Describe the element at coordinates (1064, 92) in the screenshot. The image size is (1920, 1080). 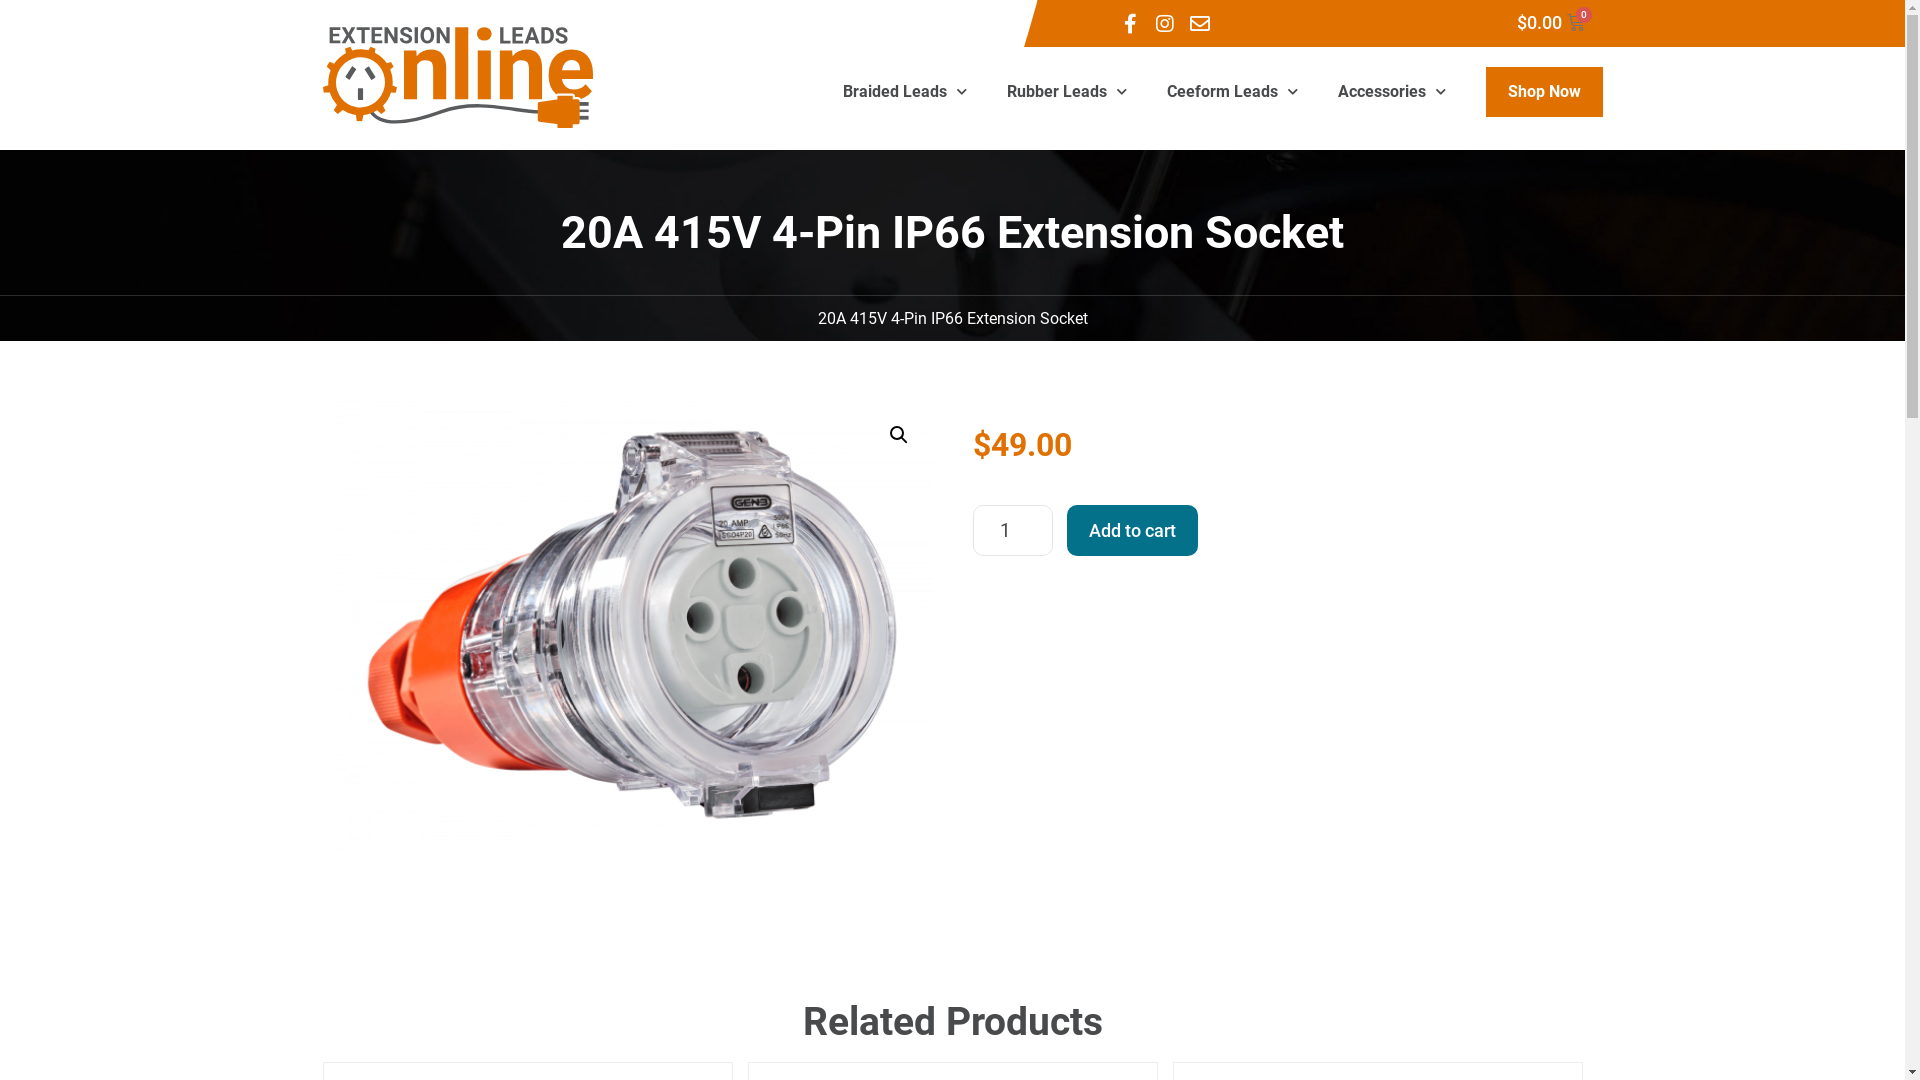
I see `'Rubber Leads'` at that location.